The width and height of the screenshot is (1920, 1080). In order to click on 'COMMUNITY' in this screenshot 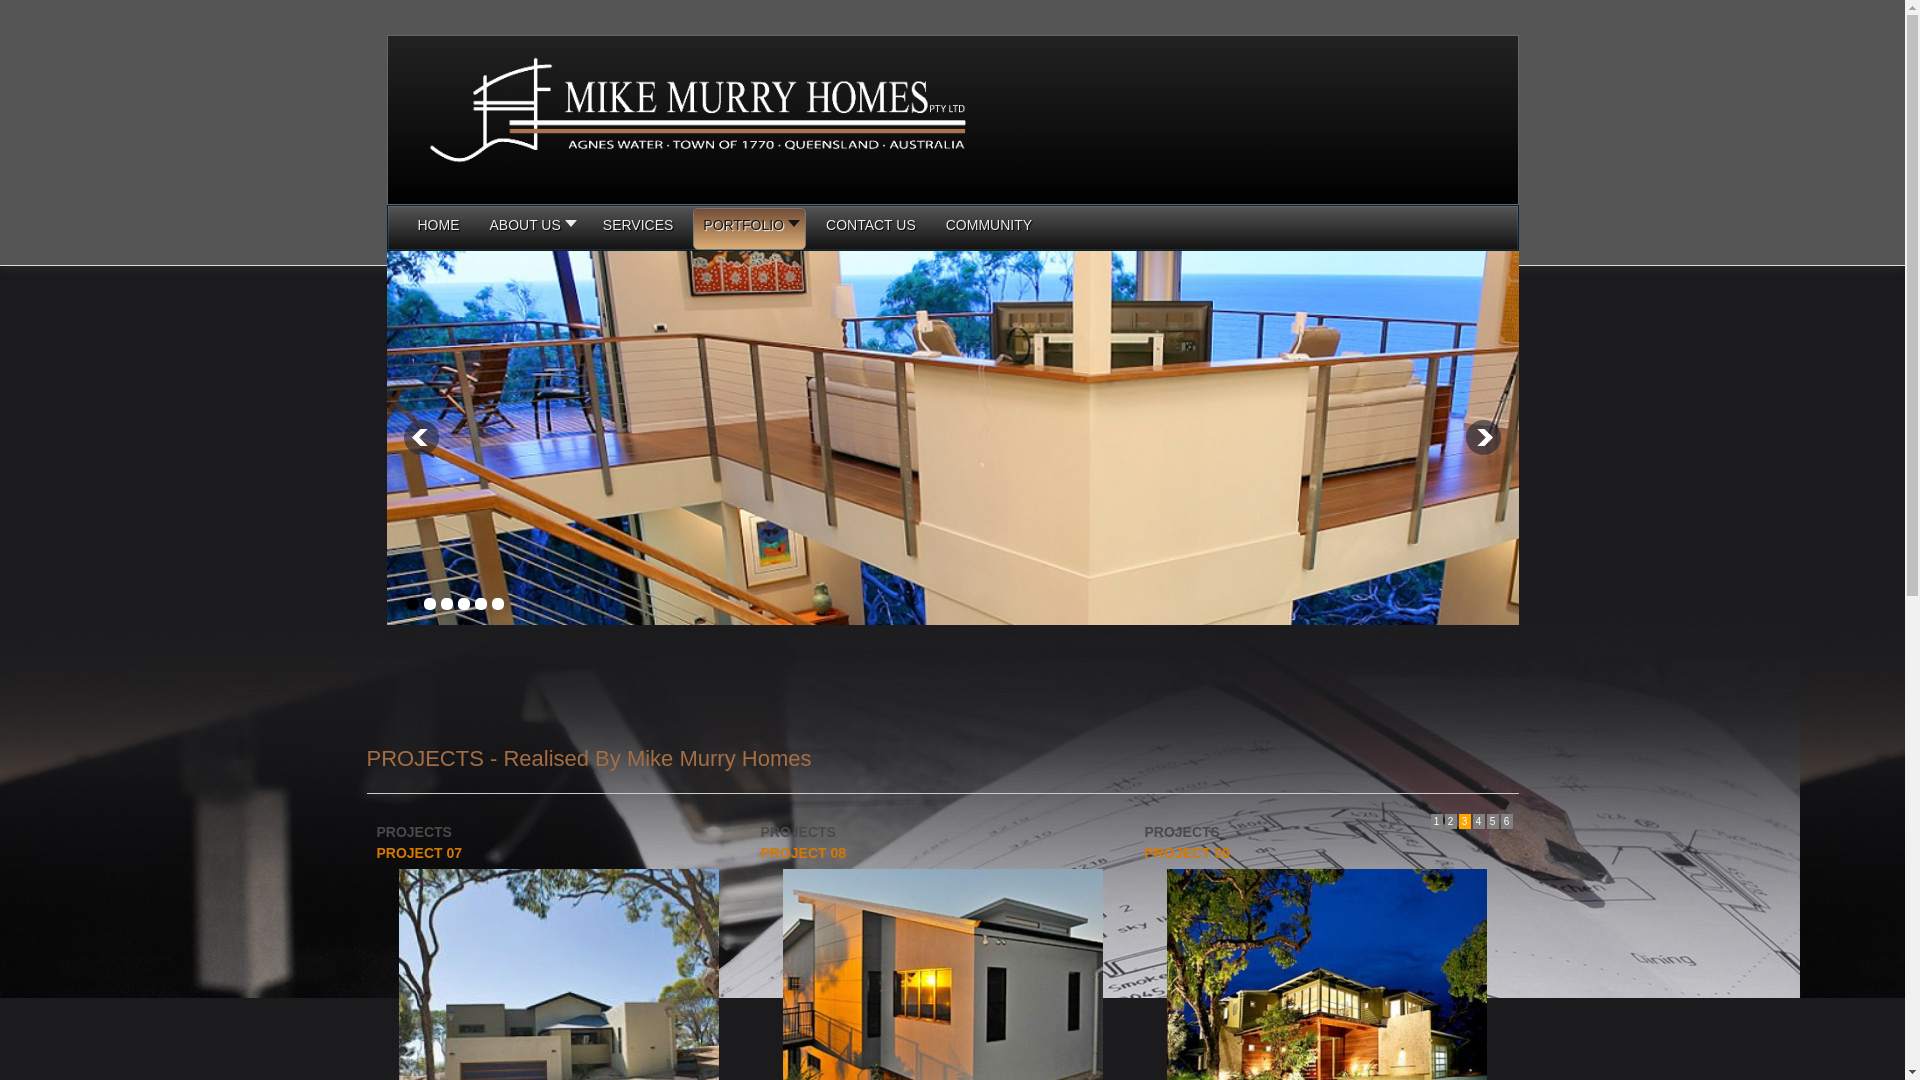, I will do `click(944, 229)`.